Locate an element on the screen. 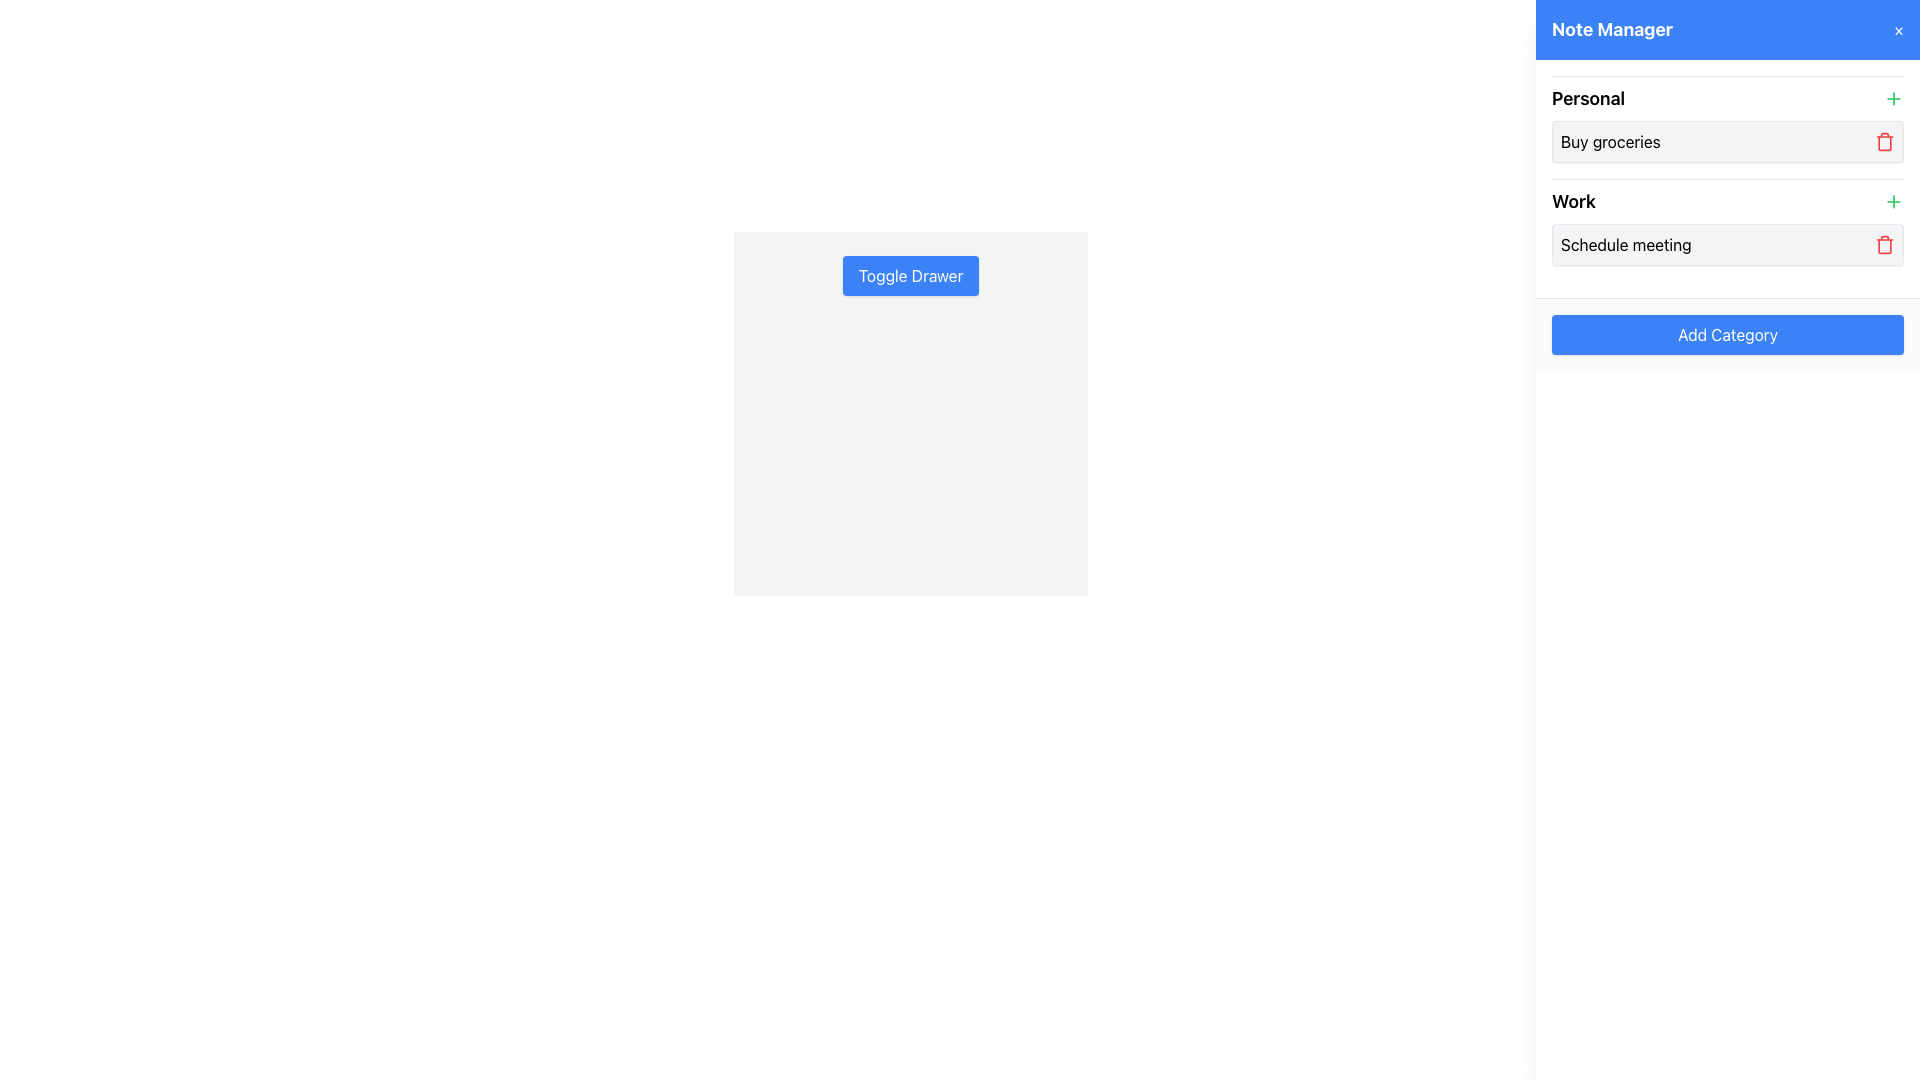  the 'Note Manager' text label, which is a large, bold, white text on a blue background located in the header of the panel is located at coordinates (1612, 30).